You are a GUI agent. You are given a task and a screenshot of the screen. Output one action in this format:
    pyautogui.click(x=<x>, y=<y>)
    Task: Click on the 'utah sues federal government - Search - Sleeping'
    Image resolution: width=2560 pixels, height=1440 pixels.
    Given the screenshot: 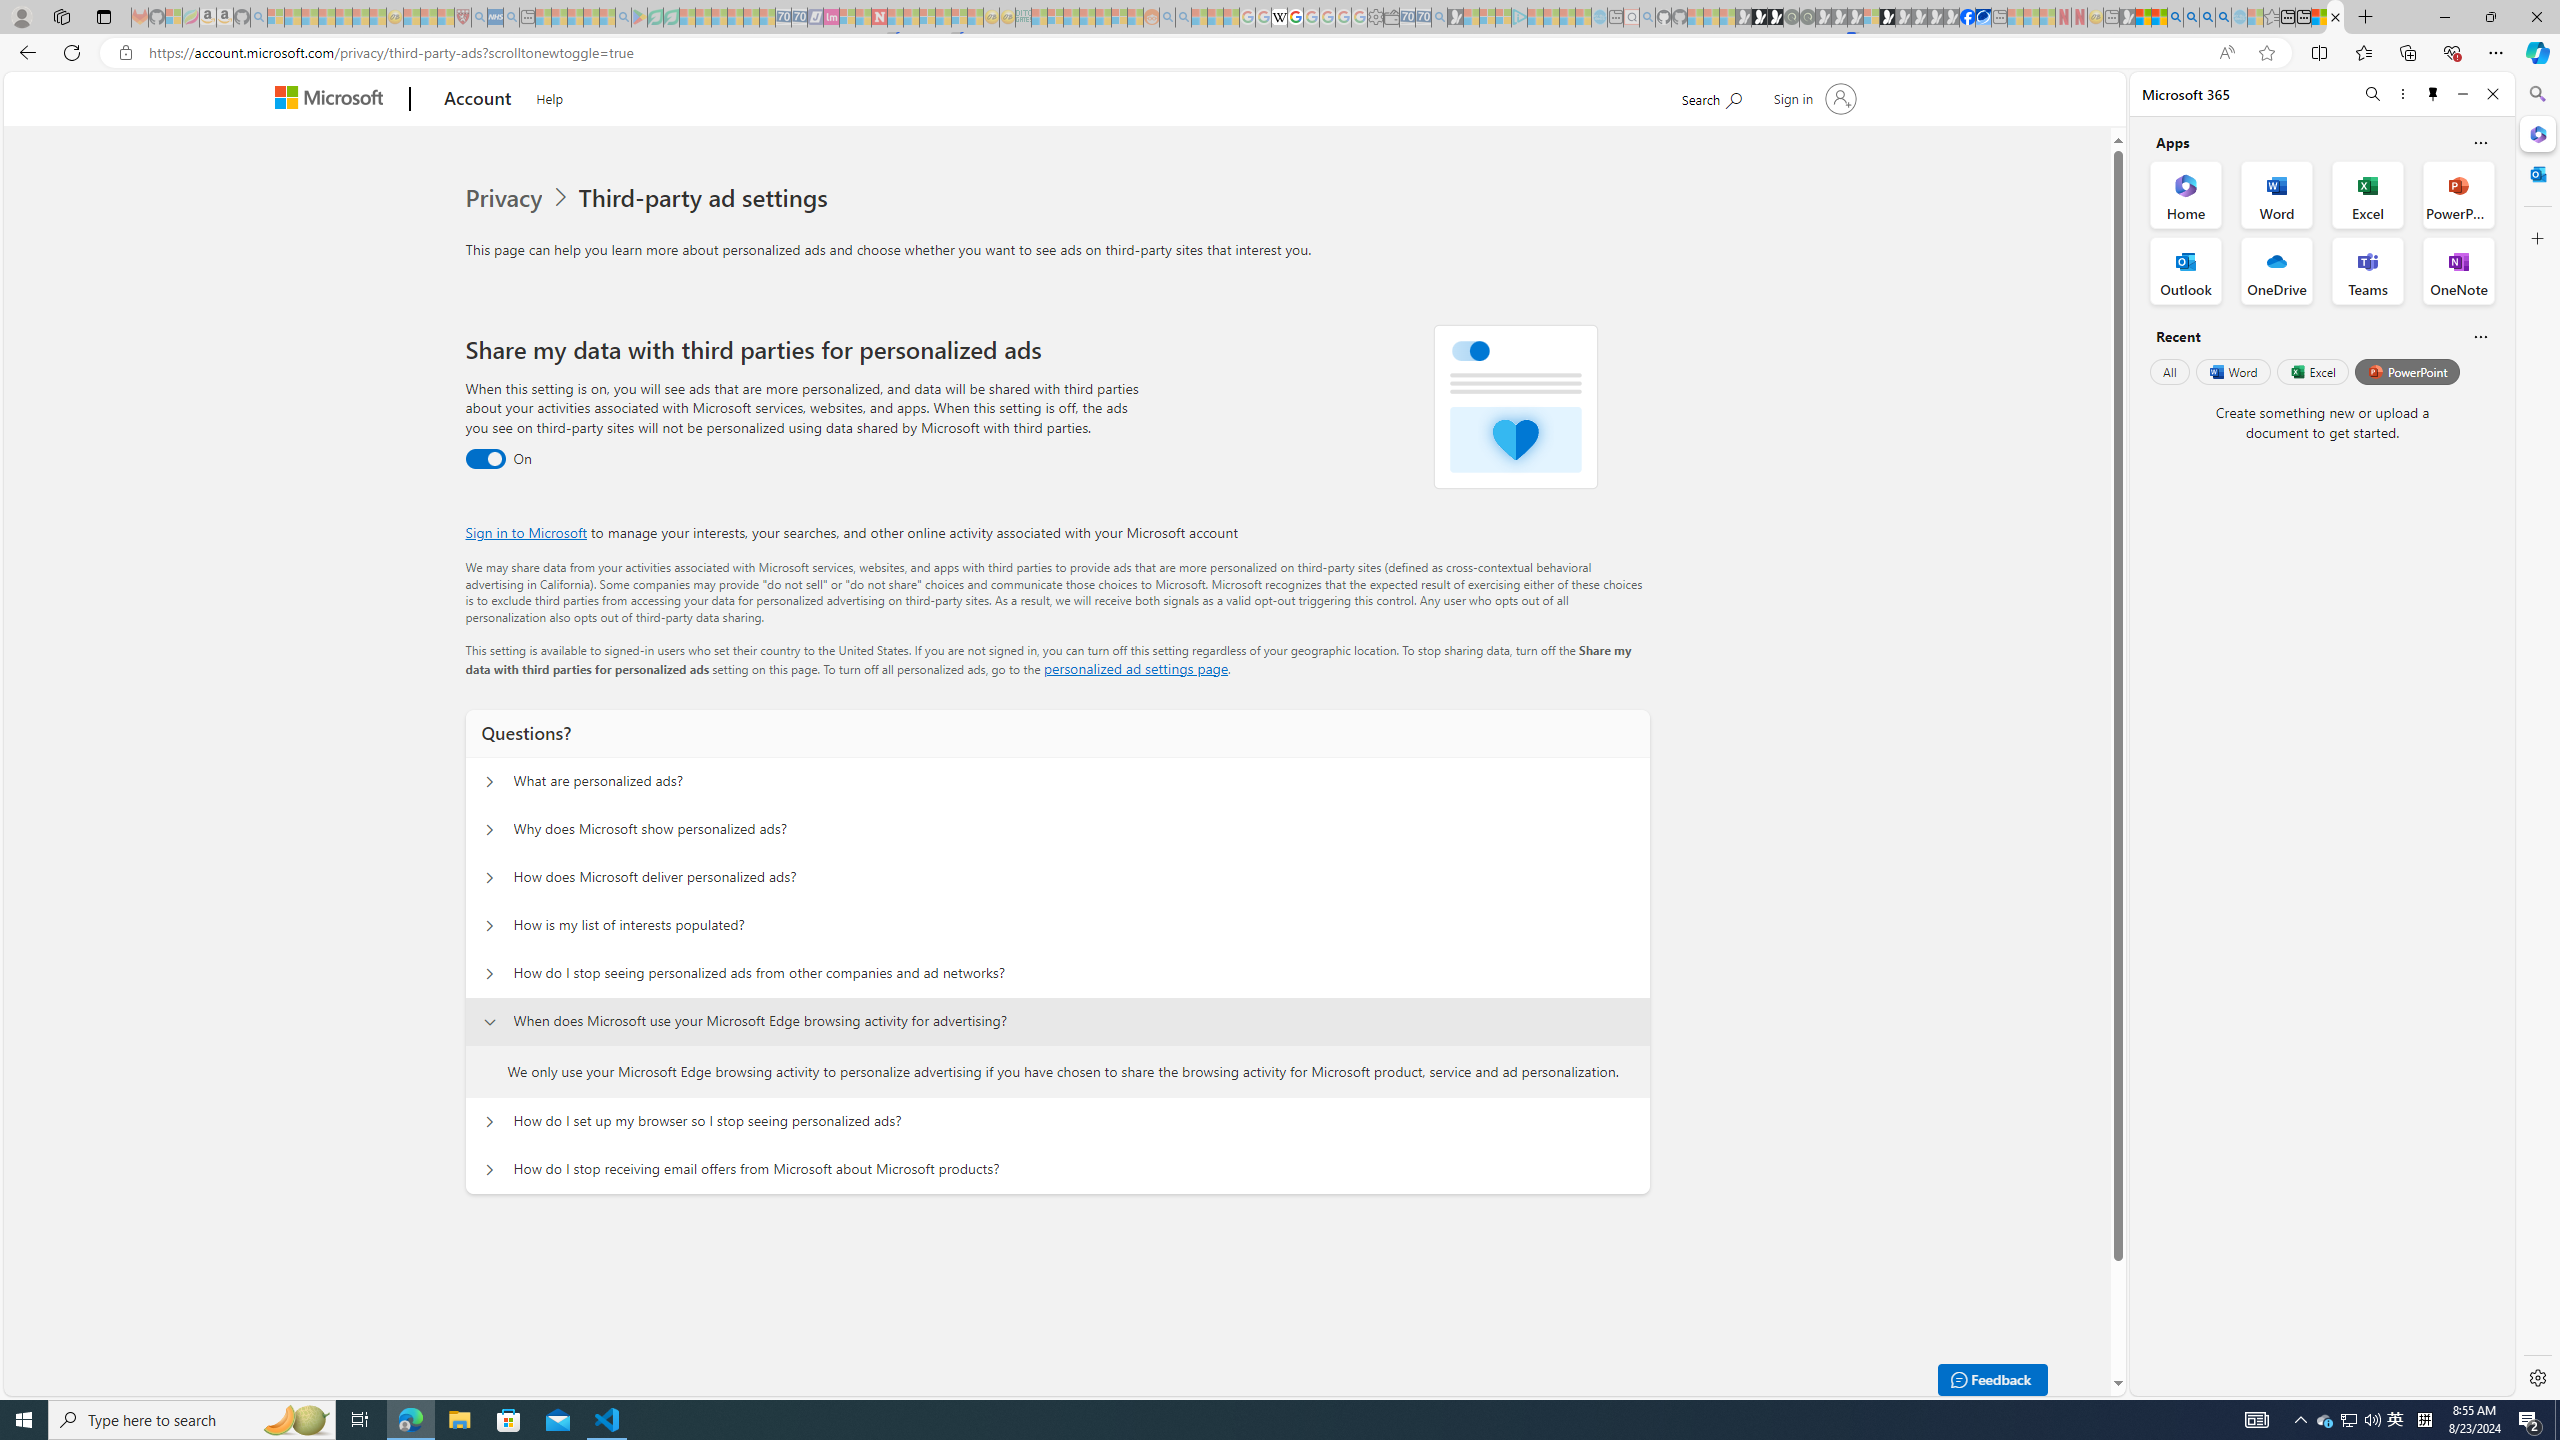 What is the action you would take?
    pyautogui.click(x=509, y=16)
    